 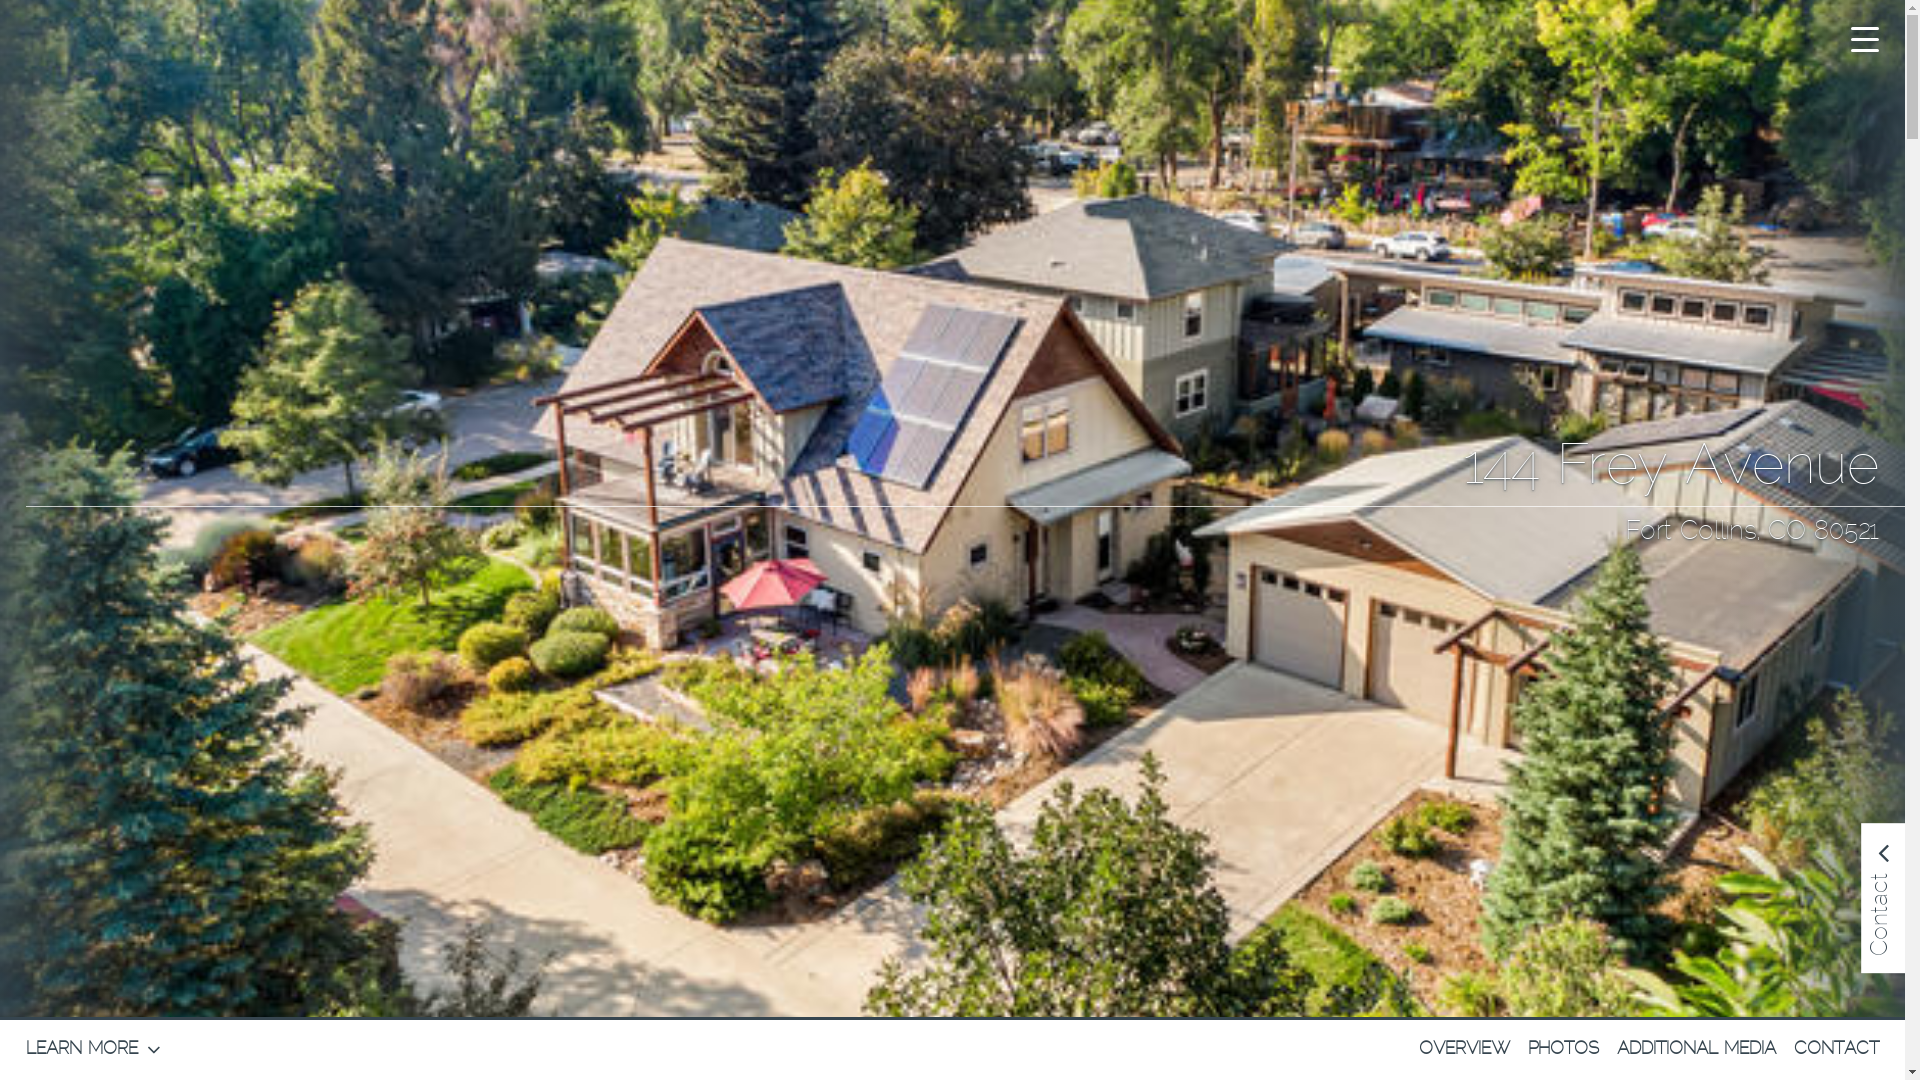 What do you see at coordinates (1836, 1048) in the screenshot?
I see `'CONTACT'` at bounding box center [1836, 1048].